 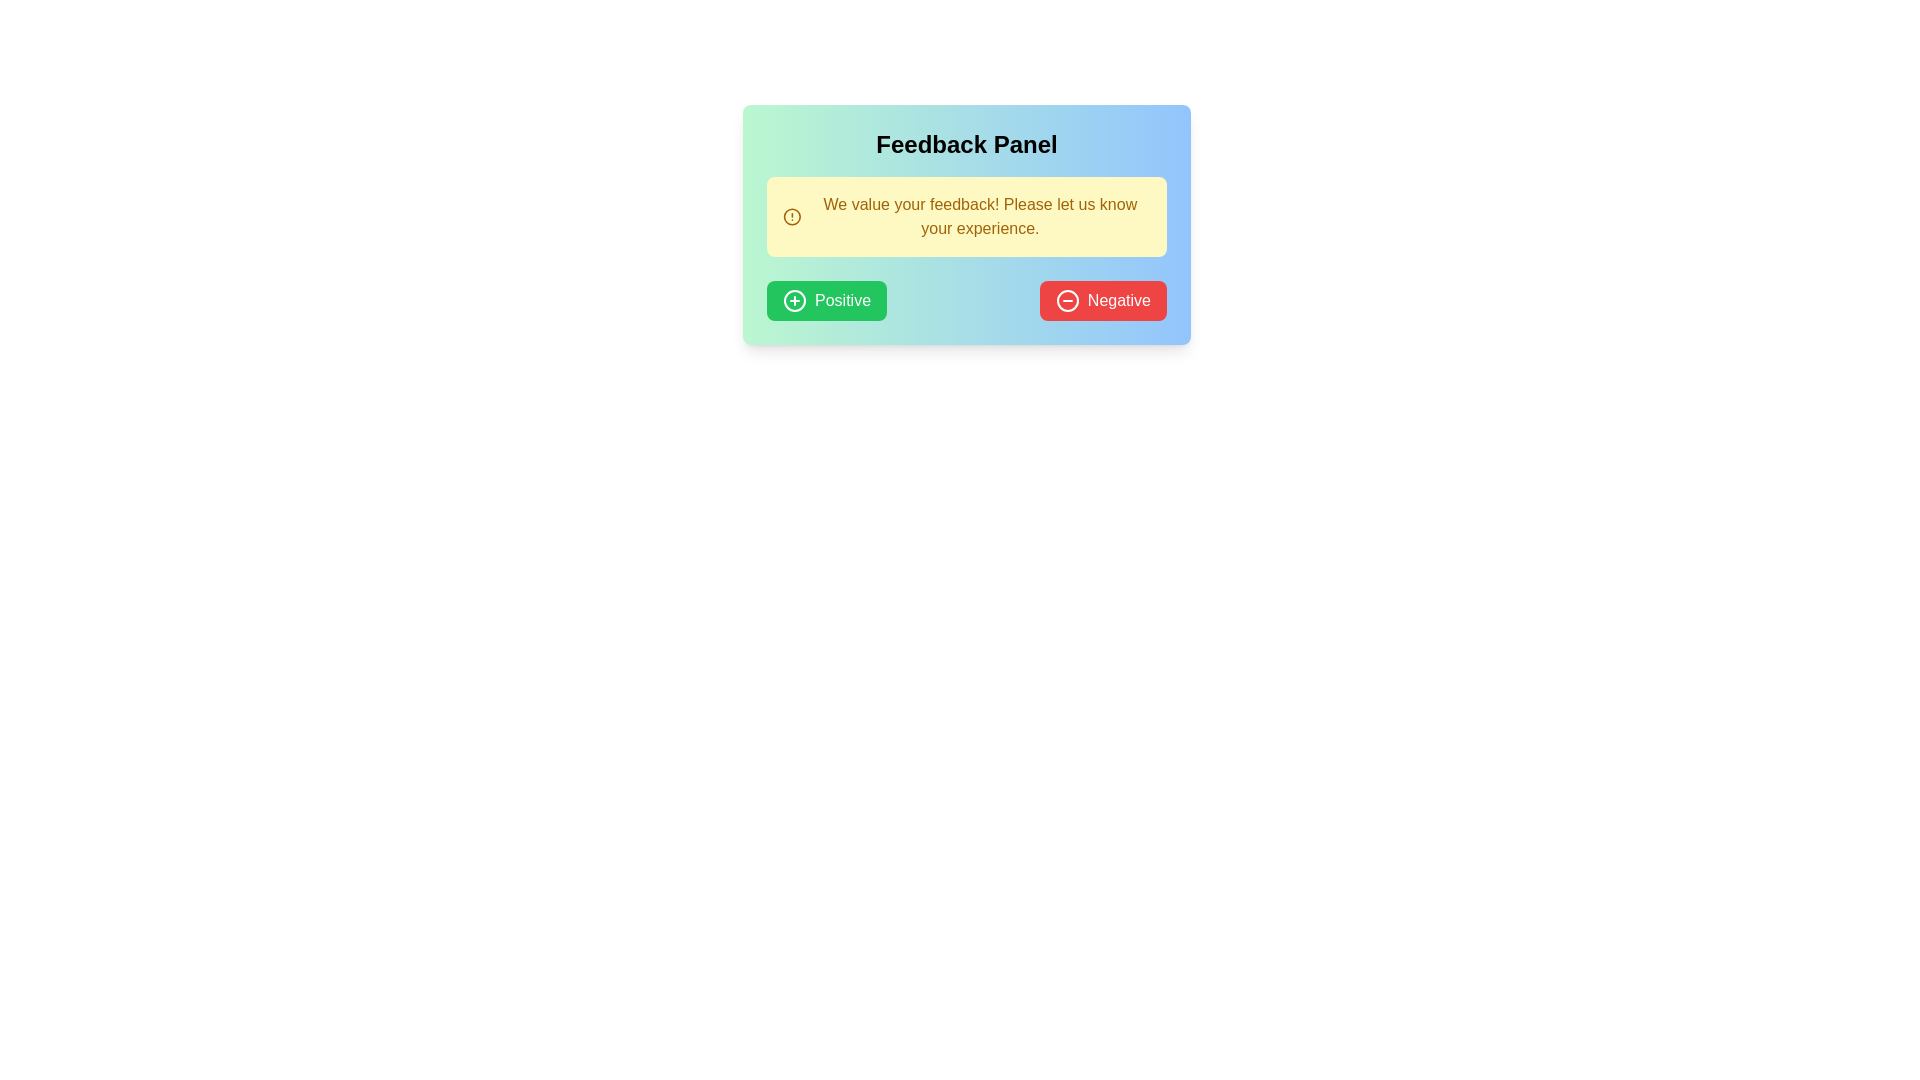 I want to click on the icon within the 'Negative' feedback button, located to the left of the text 'Negative' in the 'Feedback Panel', so click(x=1066, y=300).